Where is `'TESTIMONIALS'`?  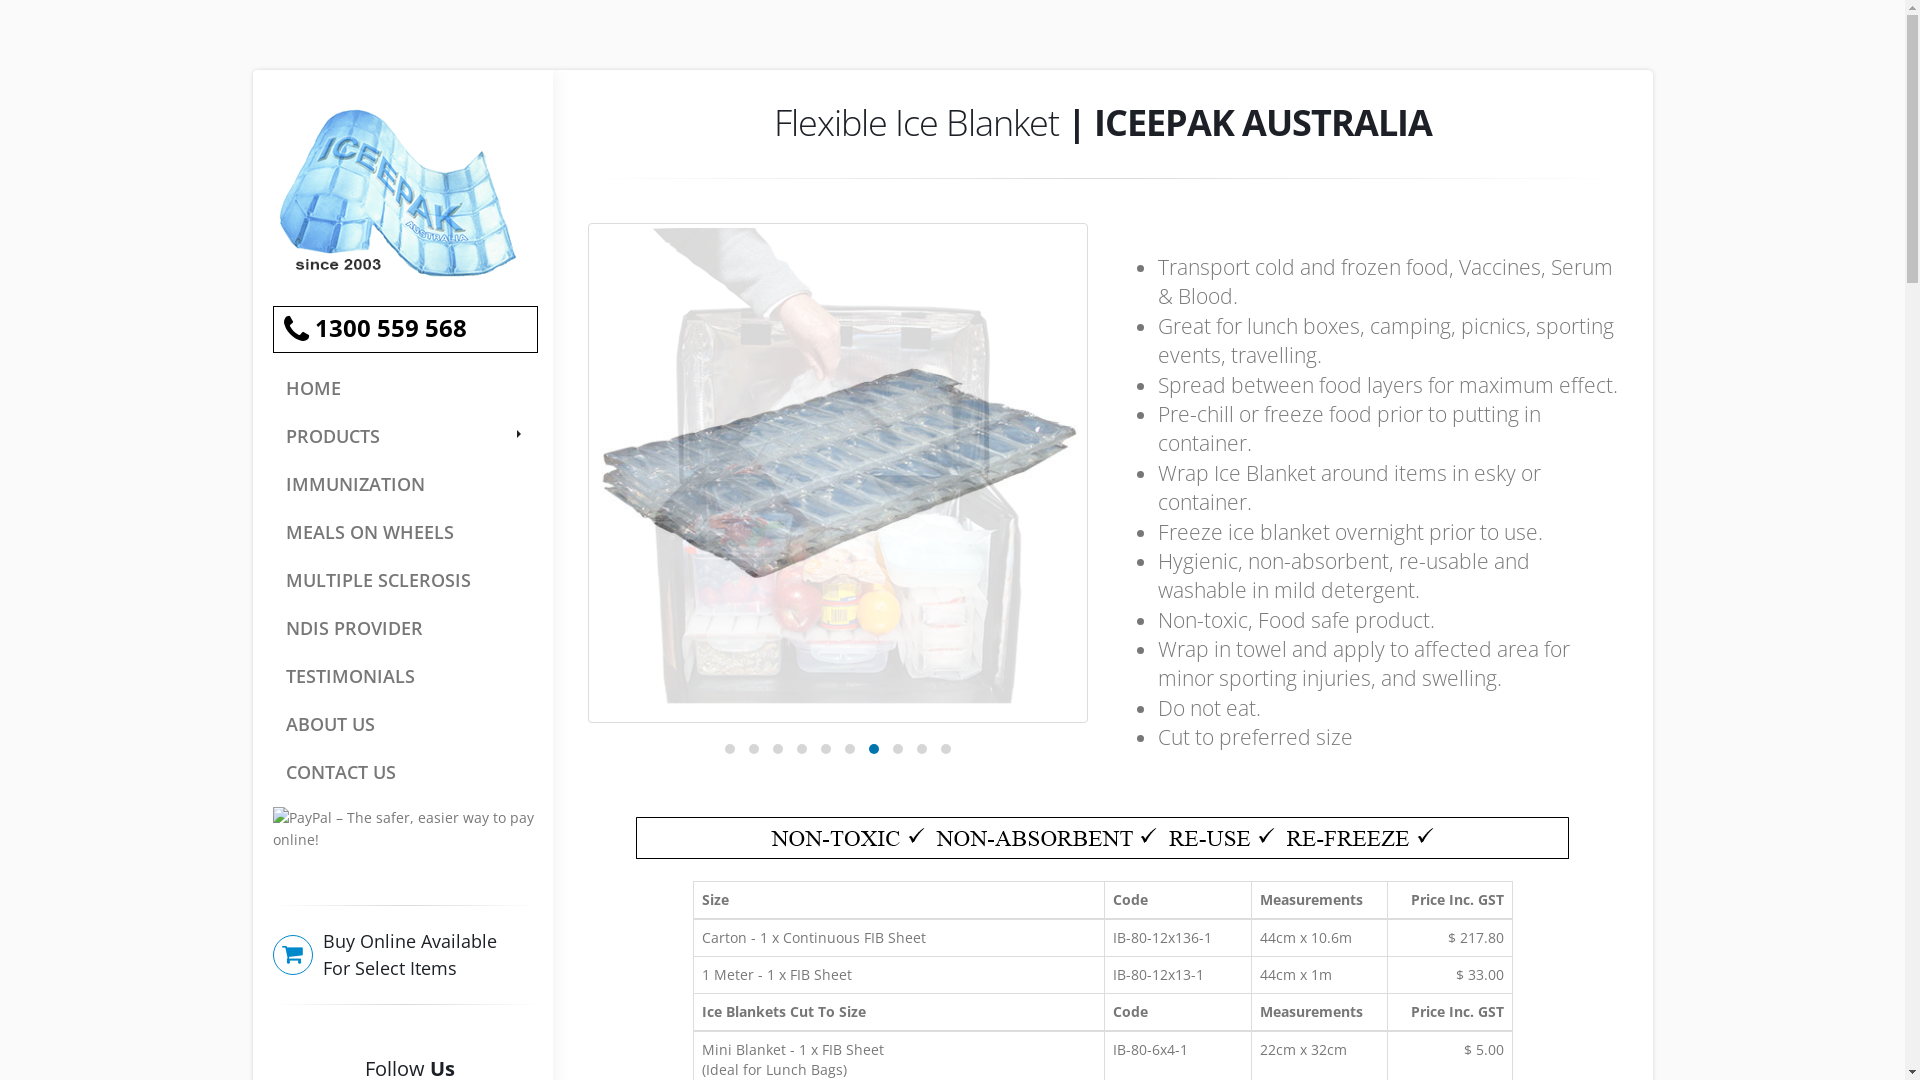 'TESTIMONIALS' is located at coordinates (403, 675).